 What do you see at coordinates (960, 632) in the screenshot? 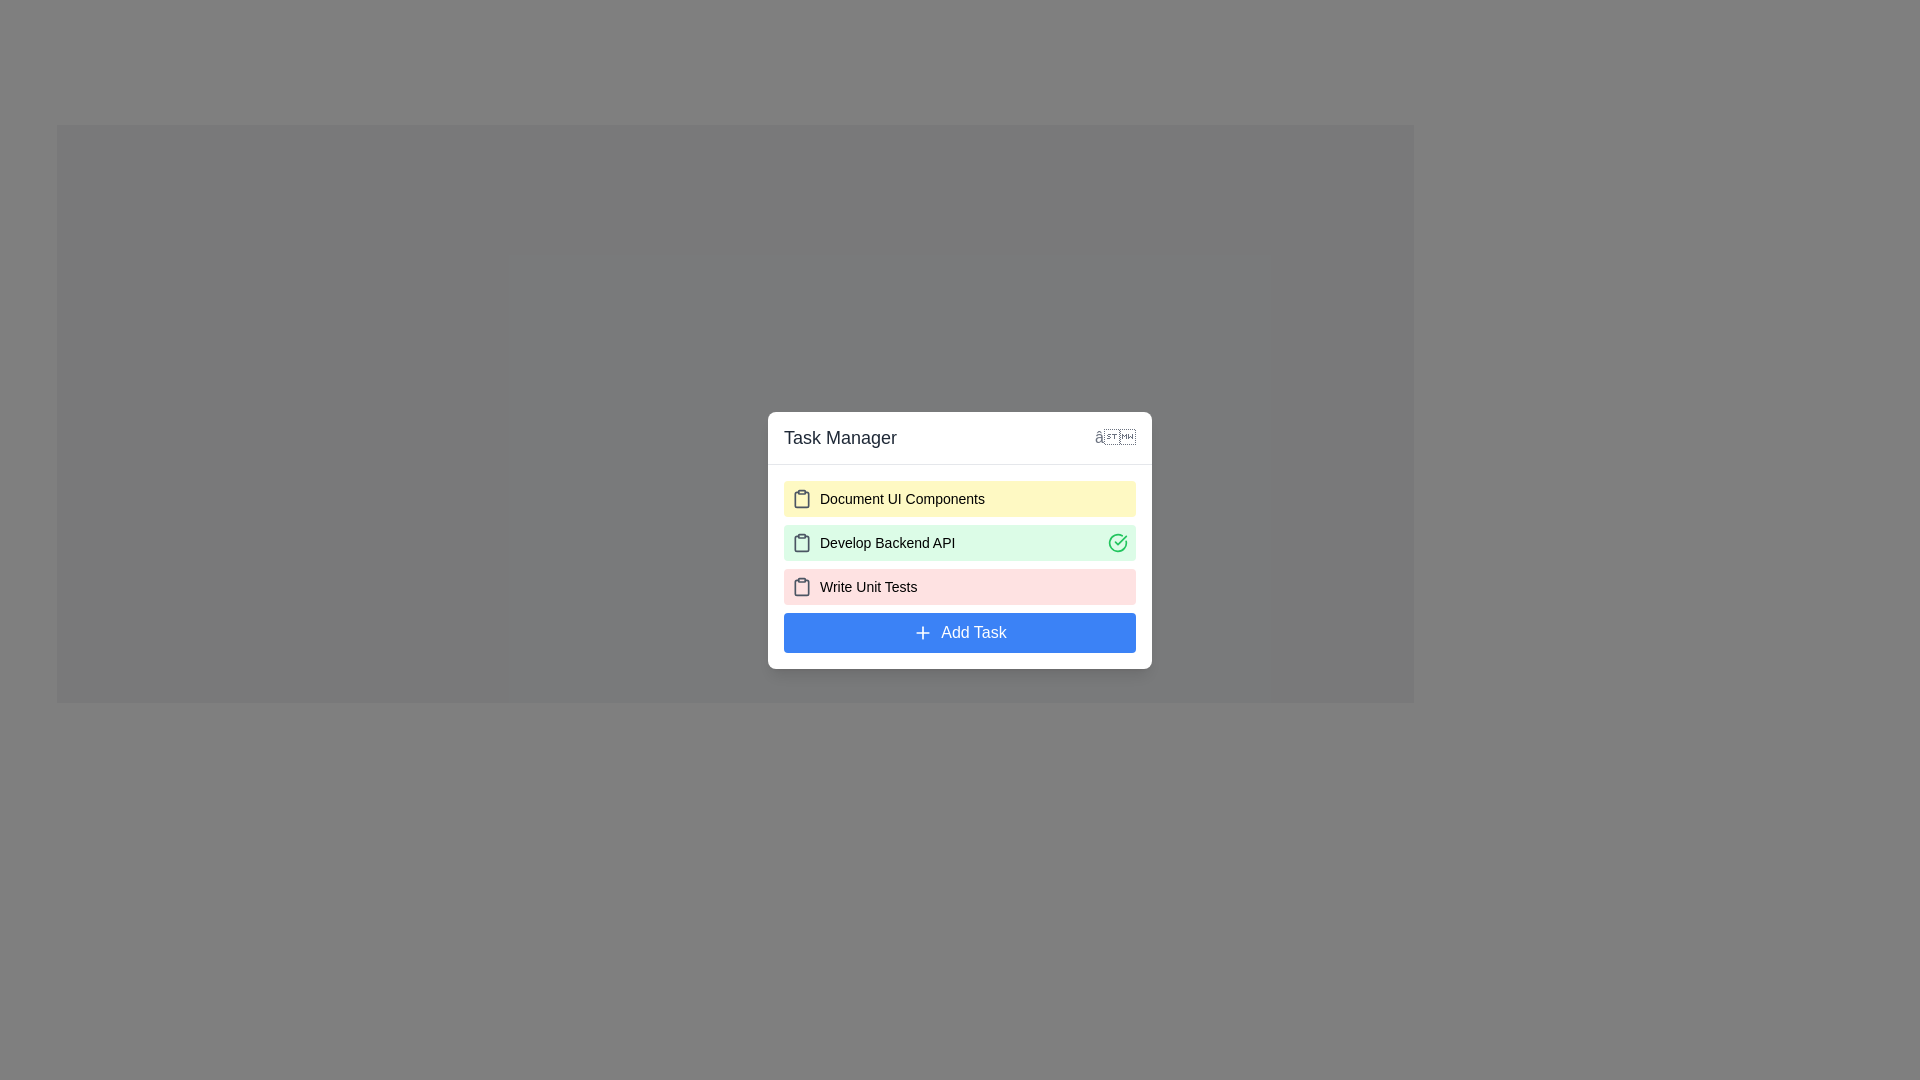
I see `the 'Add Task' button located at the bottom of the task list in the 'Task Manager' card` at bounding box center [960, 632].